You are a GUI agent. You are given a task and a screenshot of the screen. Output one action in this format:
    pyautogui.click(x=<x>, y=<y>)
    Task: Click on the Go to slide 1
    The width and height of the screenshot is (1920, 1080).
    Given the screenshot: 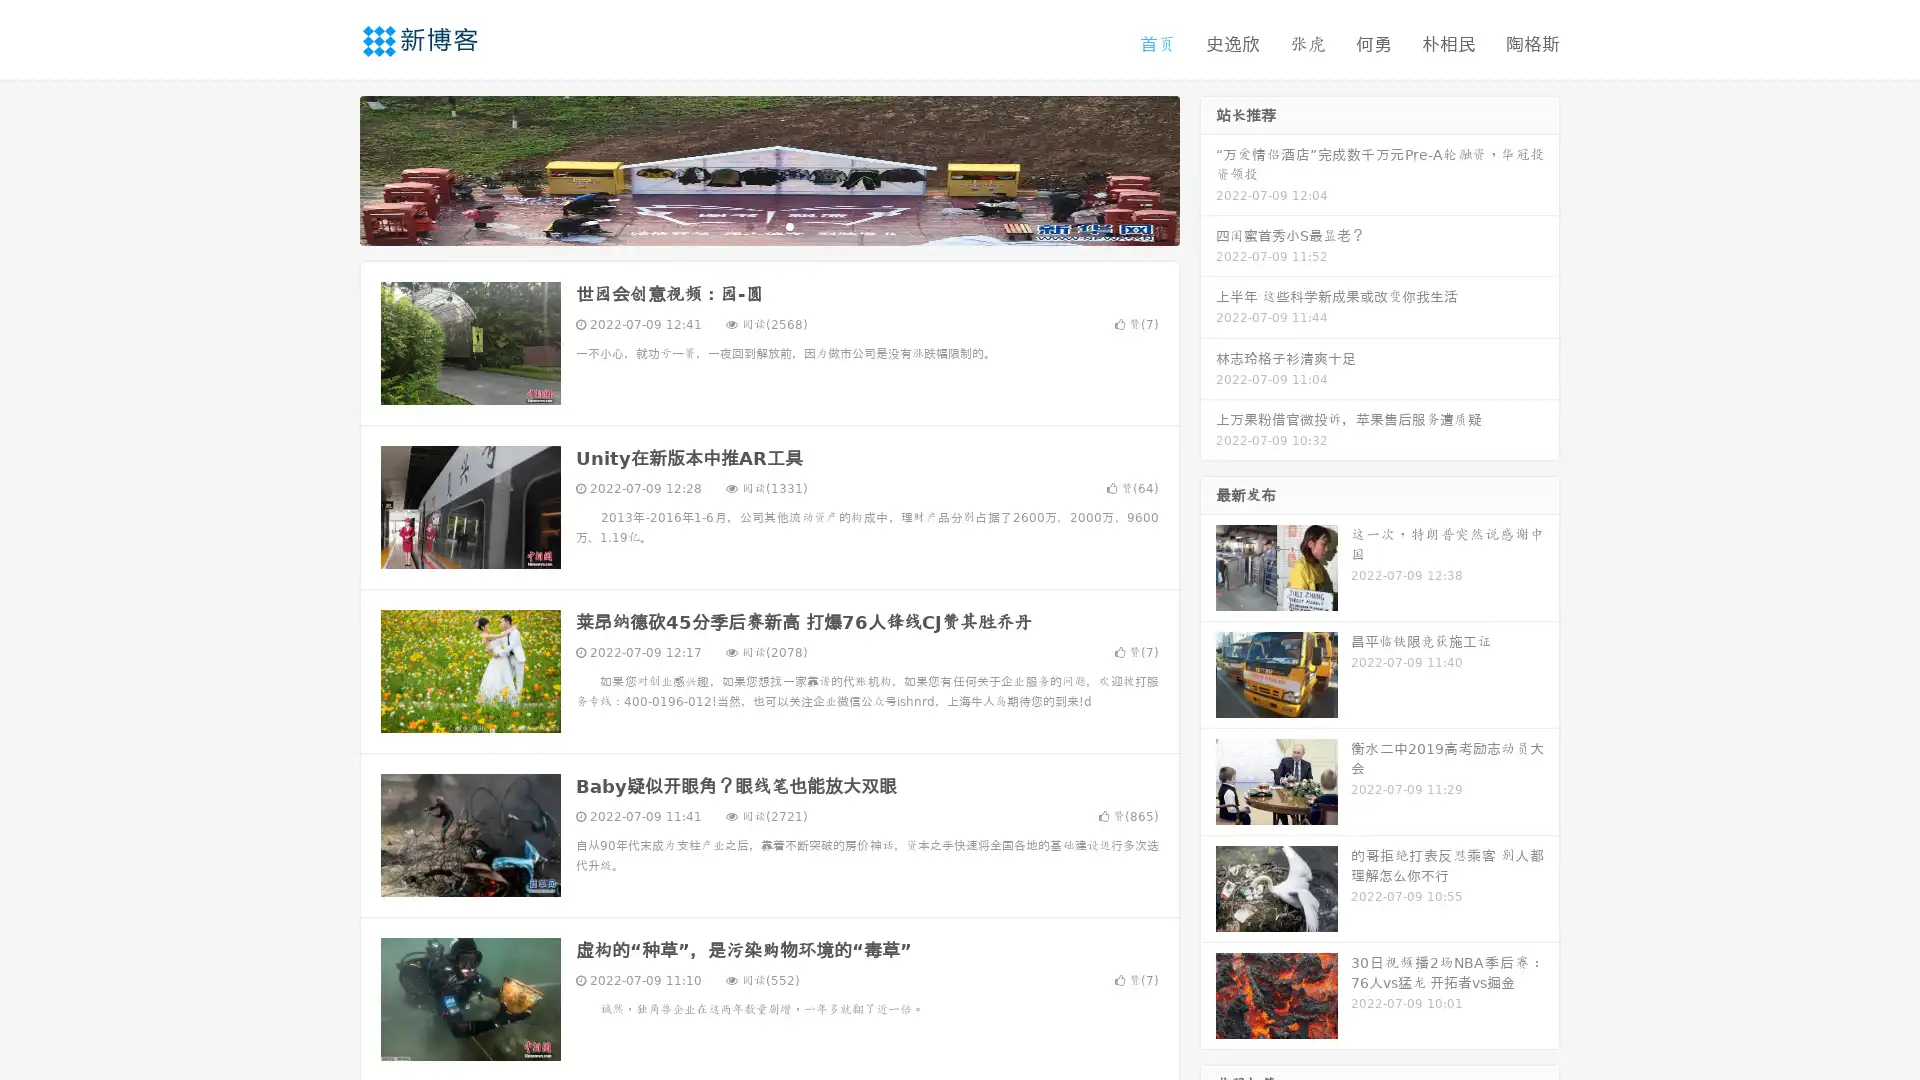 What is the action you would take?
    pyautogui.click(x=748, y=225)
    